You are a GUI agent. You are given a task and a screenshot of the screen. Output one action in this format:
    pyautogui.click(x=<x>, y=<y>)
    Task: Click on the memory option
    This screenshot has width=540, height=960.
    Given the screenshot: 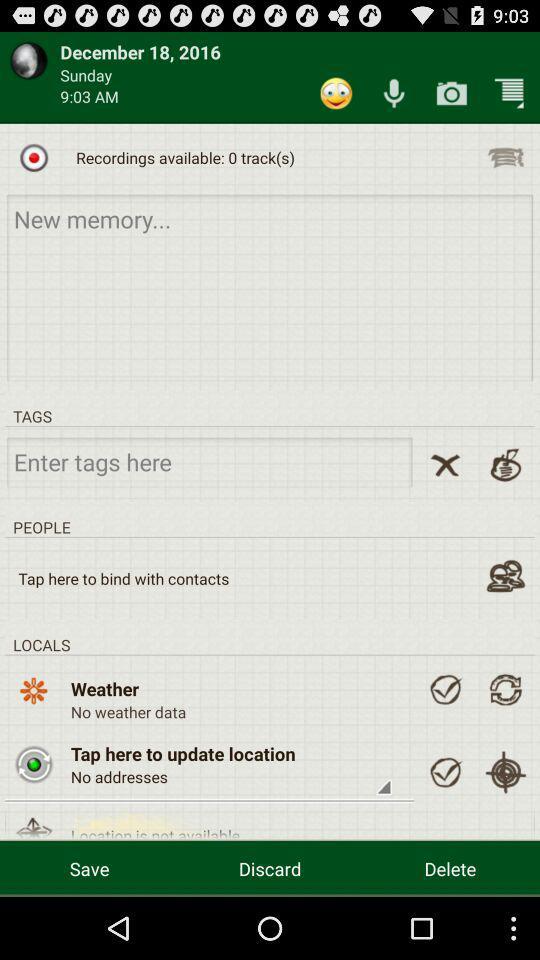 What is the action you would take?
    pyautogui.click(x=270, y=286)
    